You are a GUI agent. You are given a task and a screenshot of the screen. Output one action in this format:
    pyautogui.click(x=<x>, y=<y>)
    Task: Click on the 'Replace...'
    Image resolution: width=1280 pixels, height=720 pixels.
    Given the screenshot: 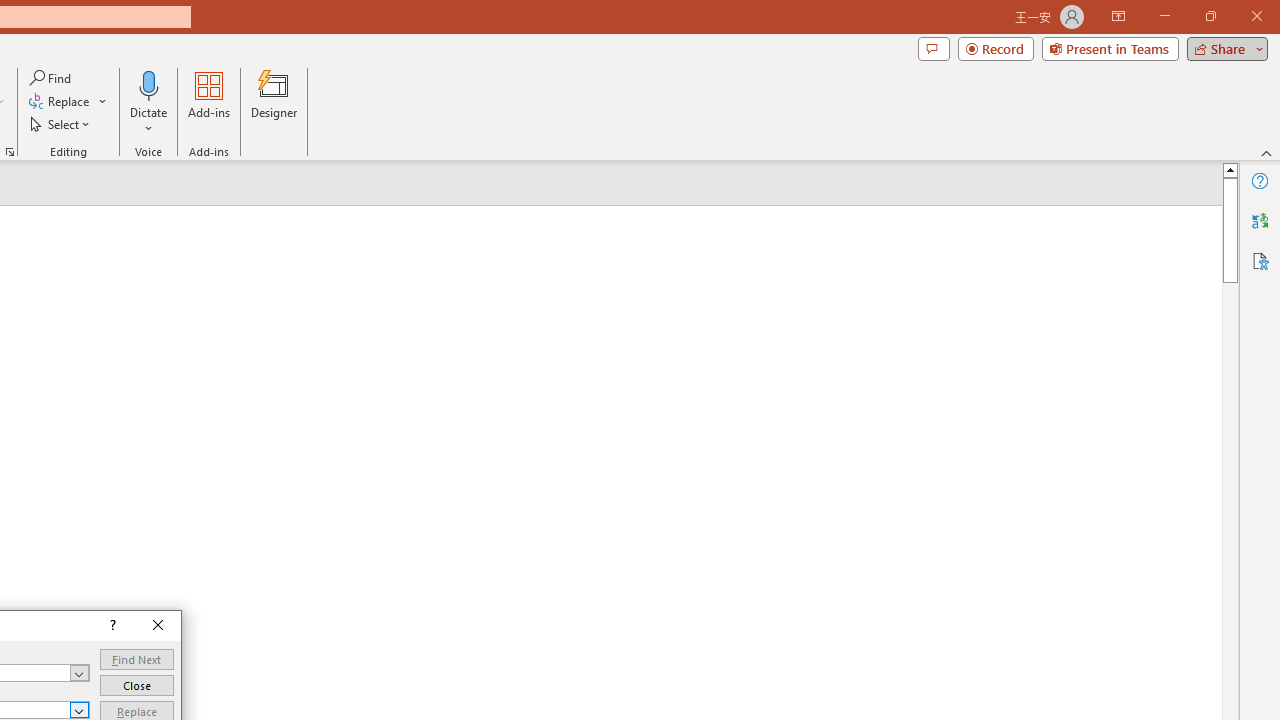 What is the action you would take?
    pyautogui.click(x=69, y=101)
    